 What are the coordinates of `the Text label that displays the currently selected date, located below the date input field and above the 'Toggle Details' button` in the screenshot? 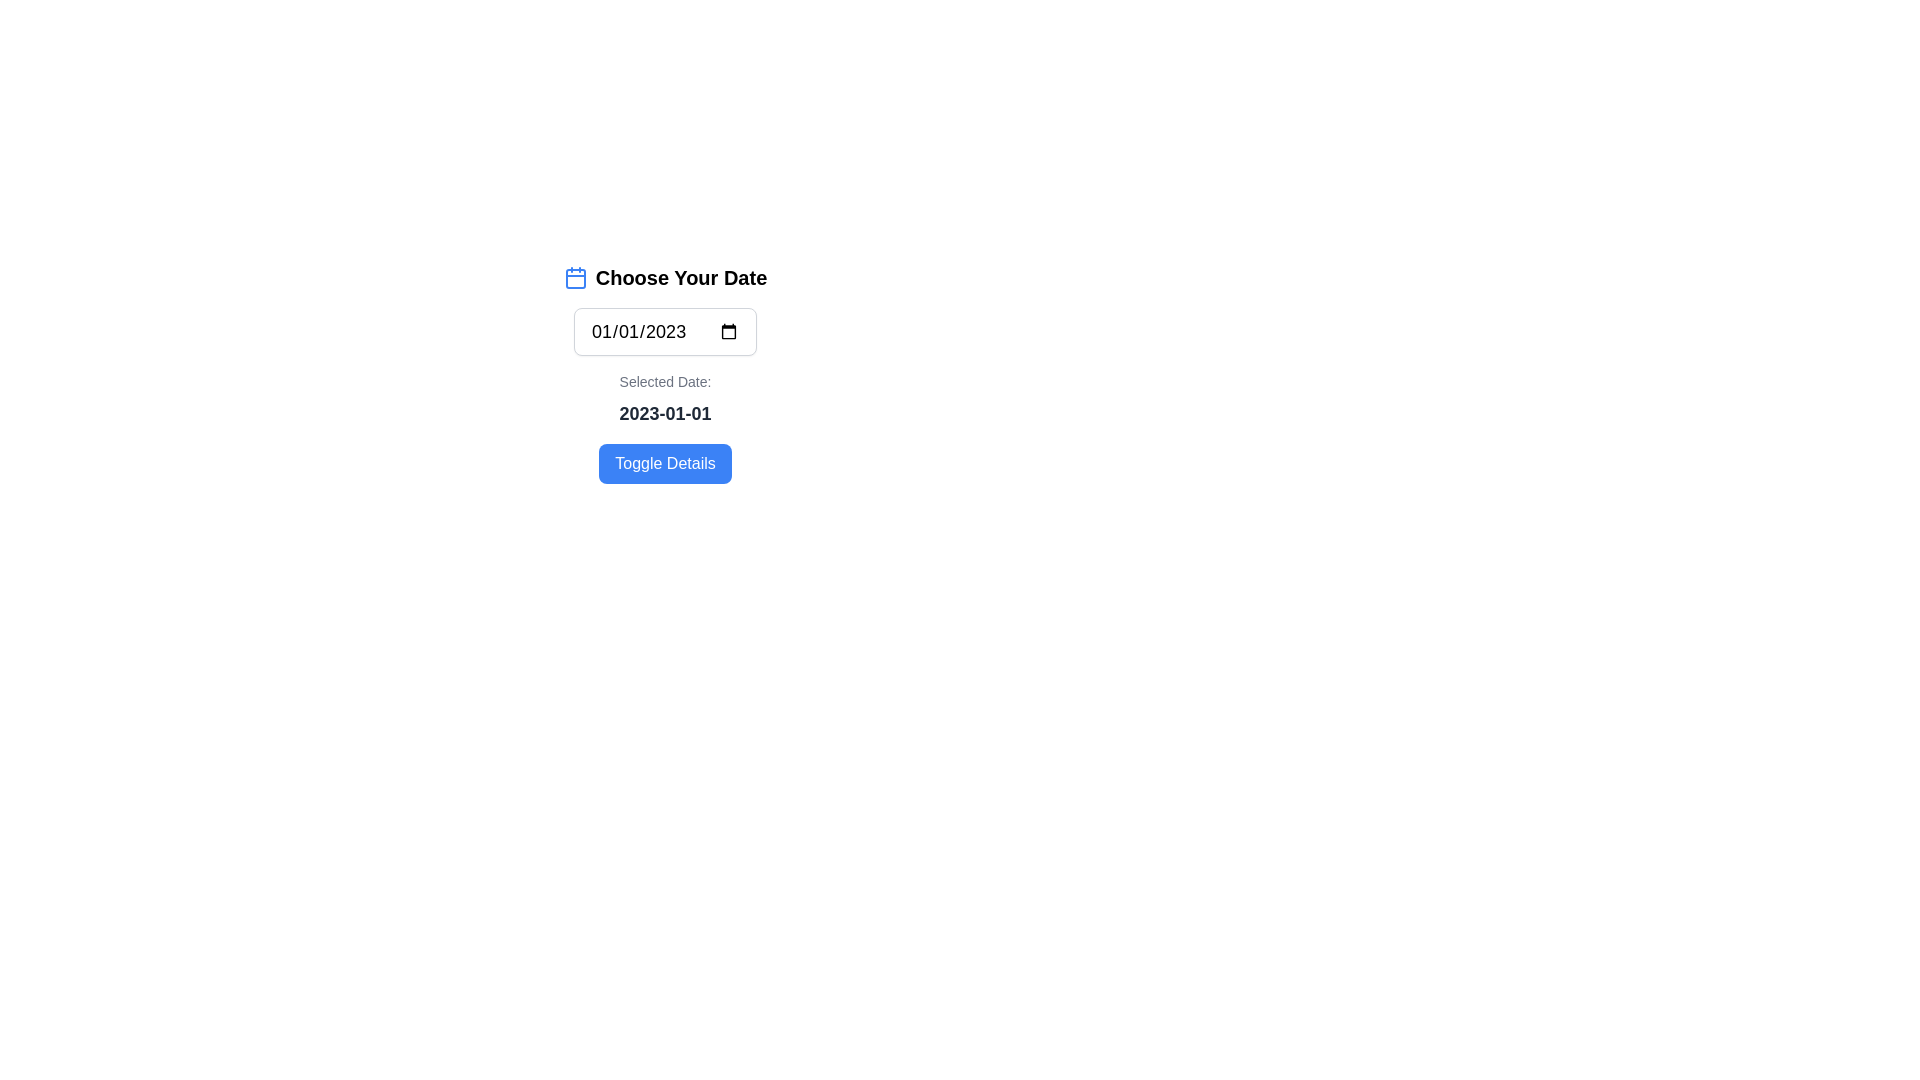 It's located at (665, 400).